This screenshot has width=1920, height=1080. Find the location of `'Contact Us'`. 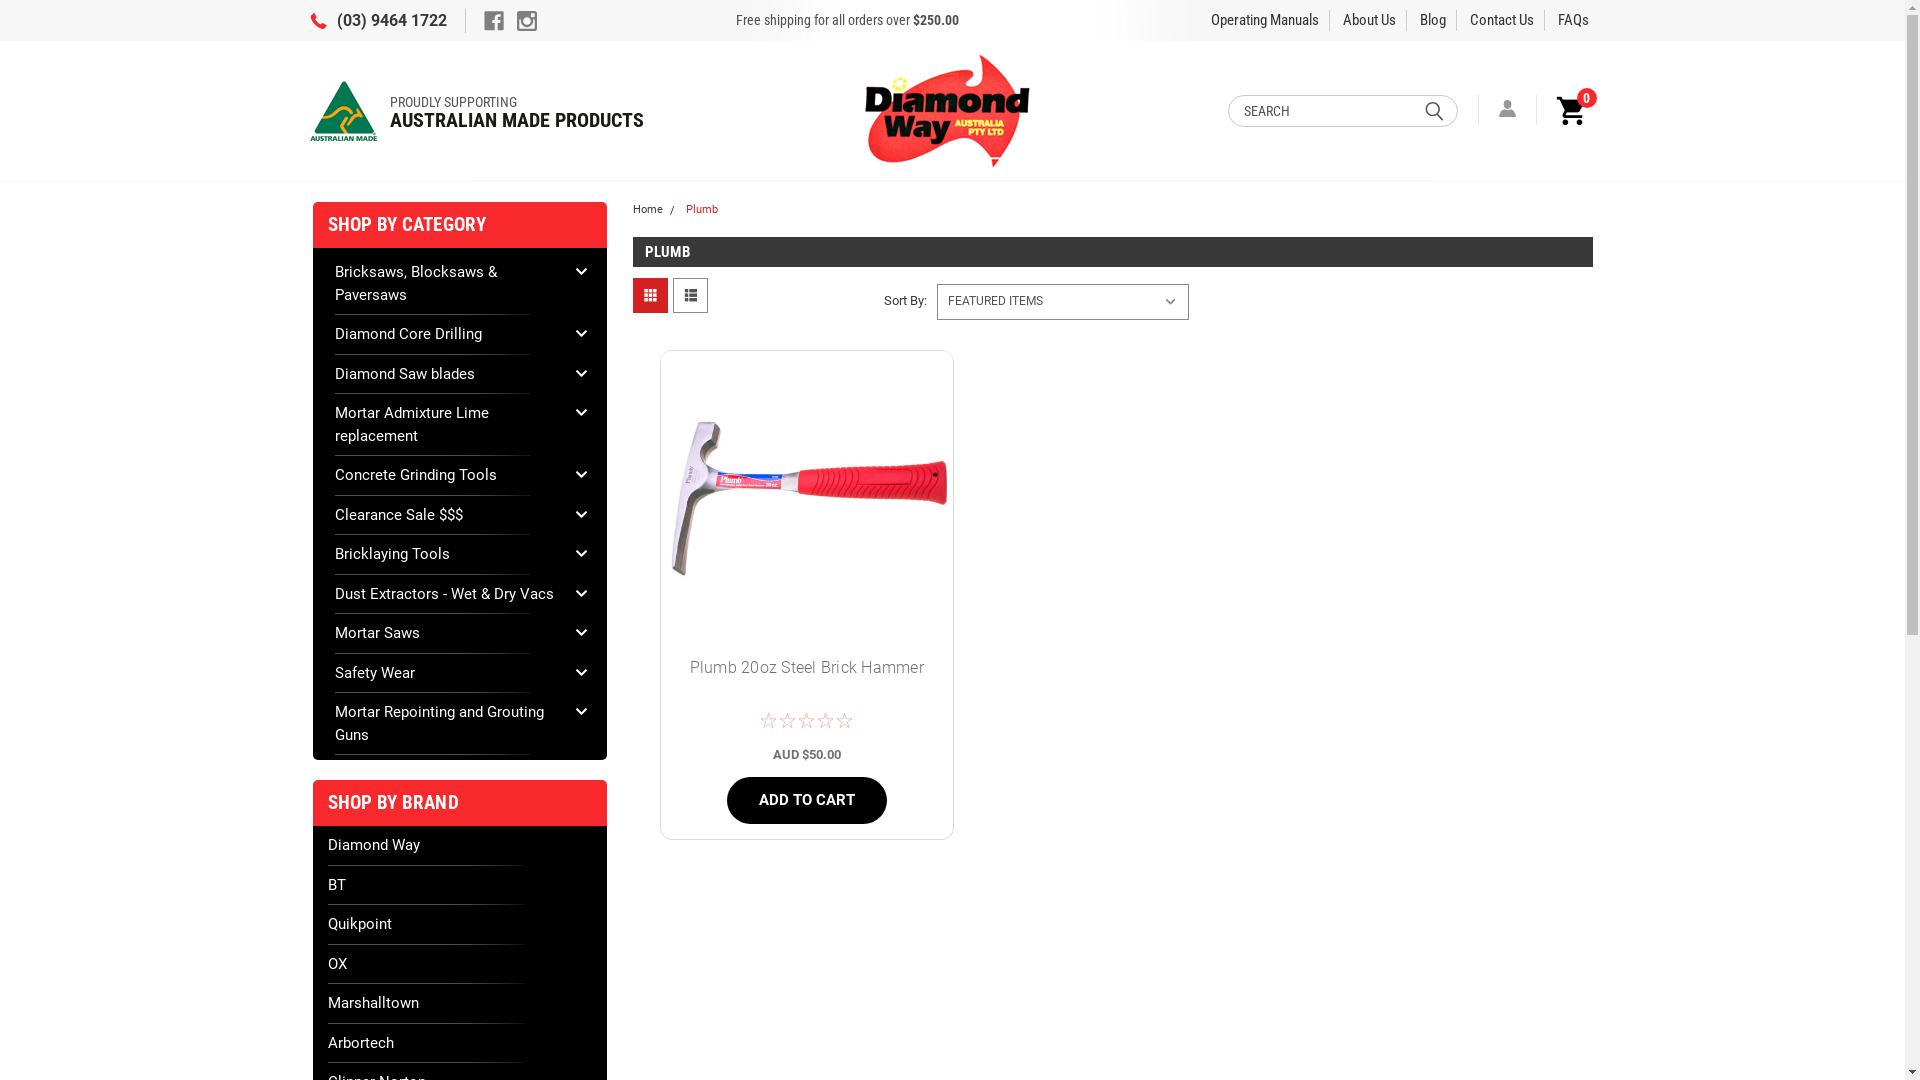

'Contact Us' is located at coordinates (1502, 19).